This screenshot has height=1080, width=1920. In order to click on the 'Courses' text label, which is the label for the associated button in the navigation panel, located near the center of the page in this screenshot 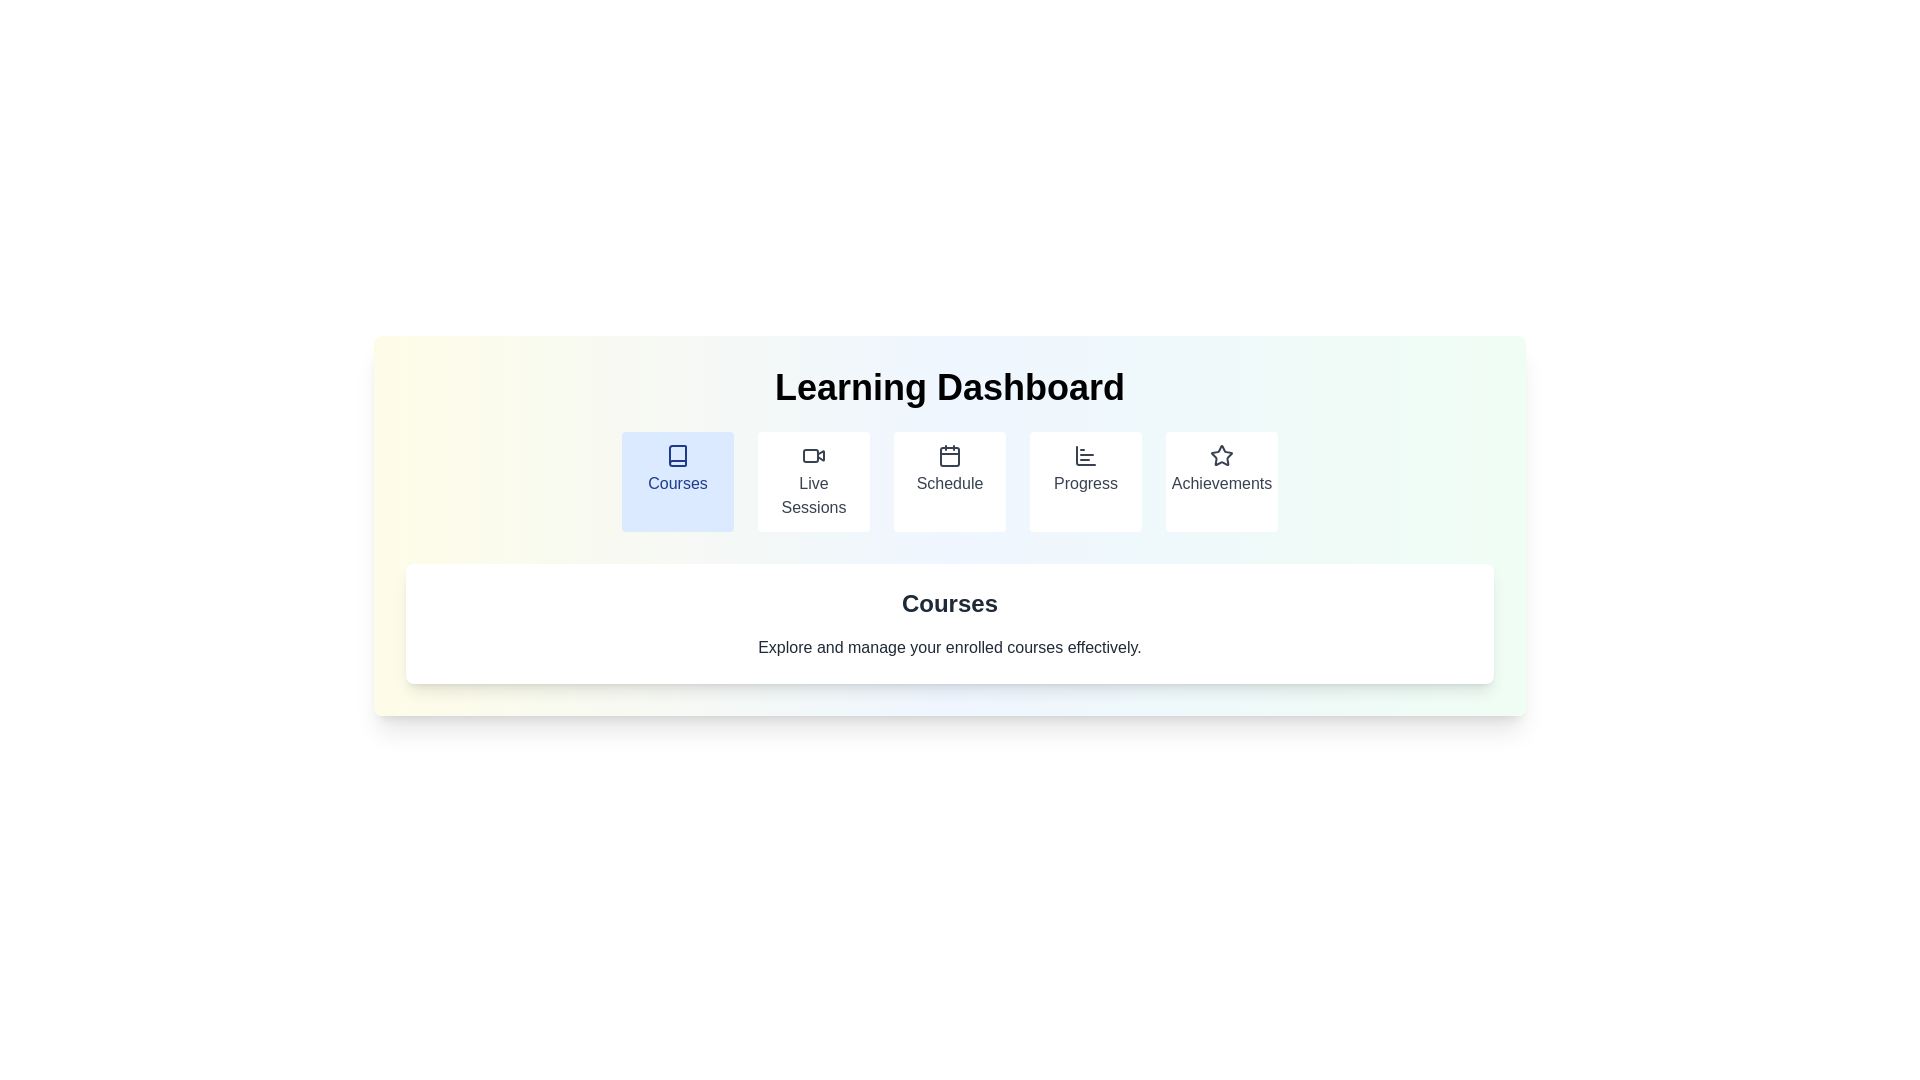, I will do `click(677, 483)`.